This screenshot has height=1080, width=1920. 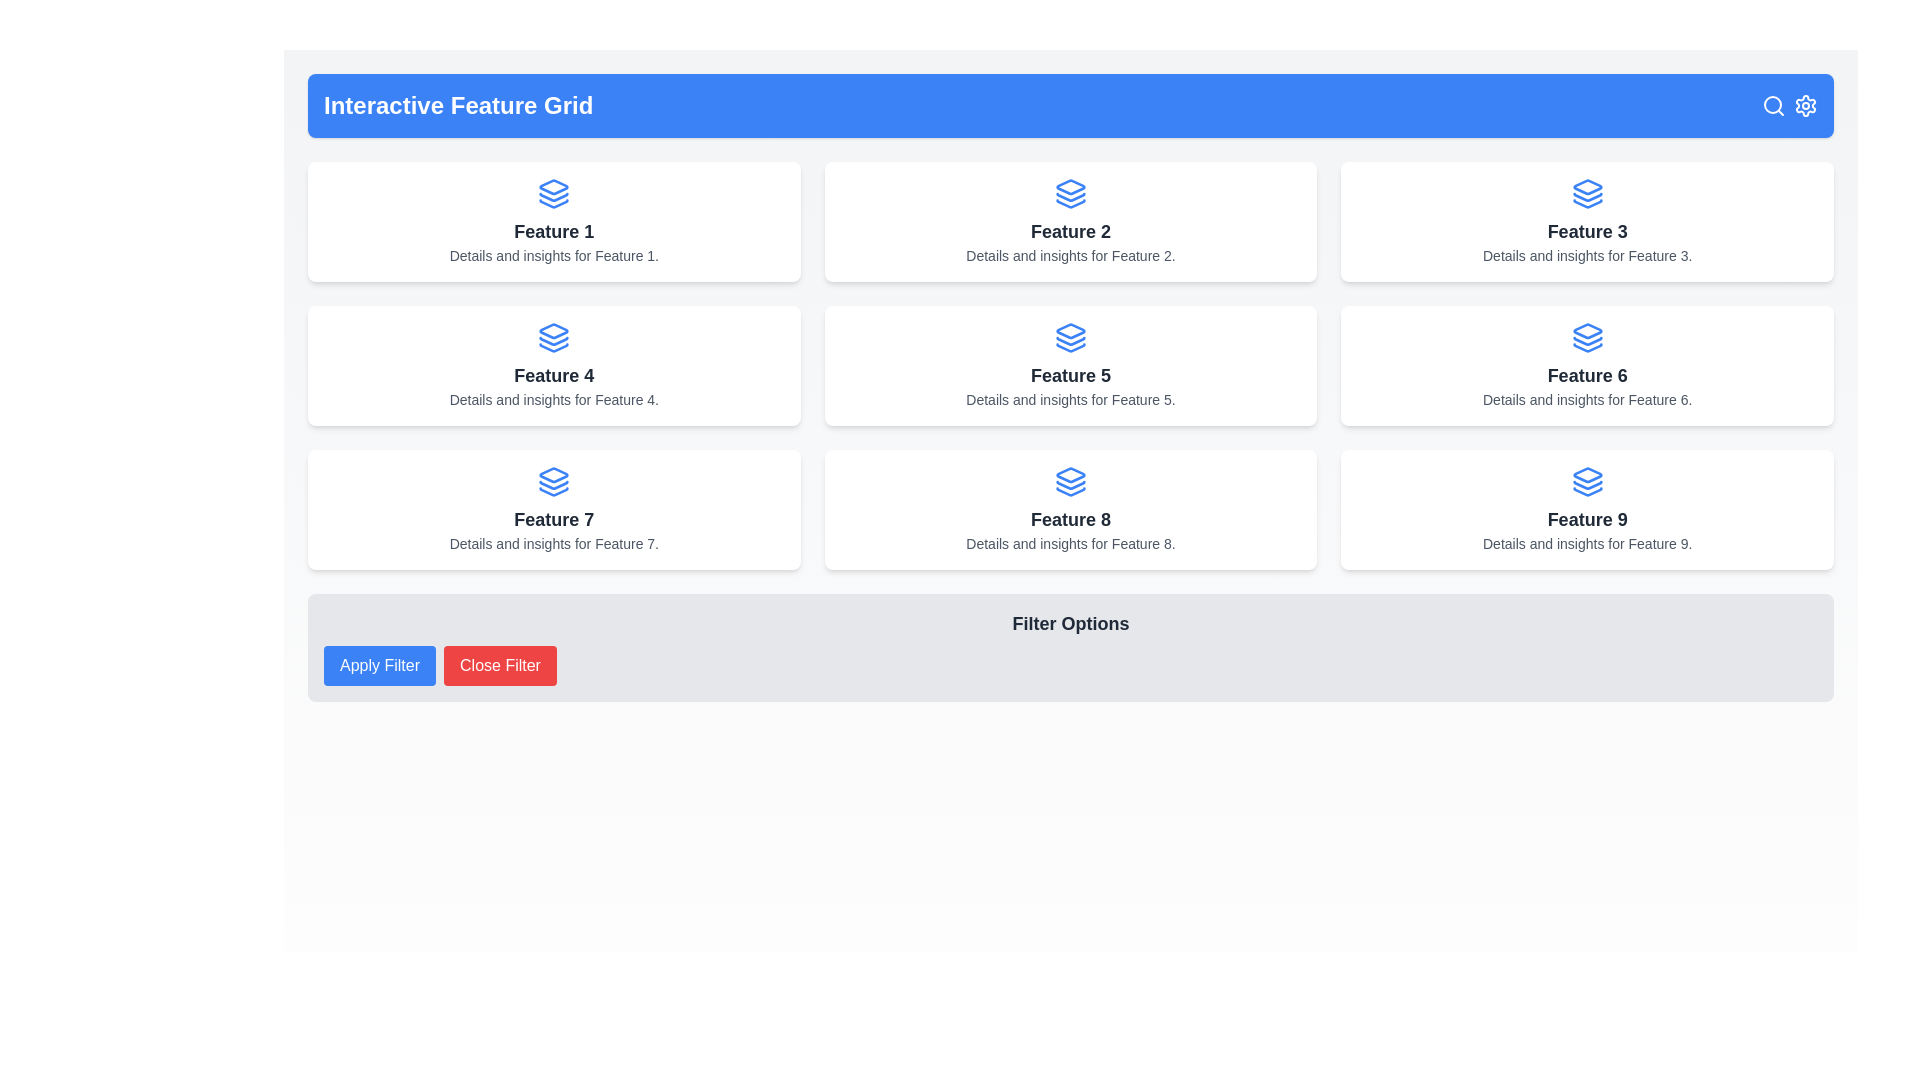 I want to click on the card component displaying information about 'Feature 1', so click(x=554, y=222).